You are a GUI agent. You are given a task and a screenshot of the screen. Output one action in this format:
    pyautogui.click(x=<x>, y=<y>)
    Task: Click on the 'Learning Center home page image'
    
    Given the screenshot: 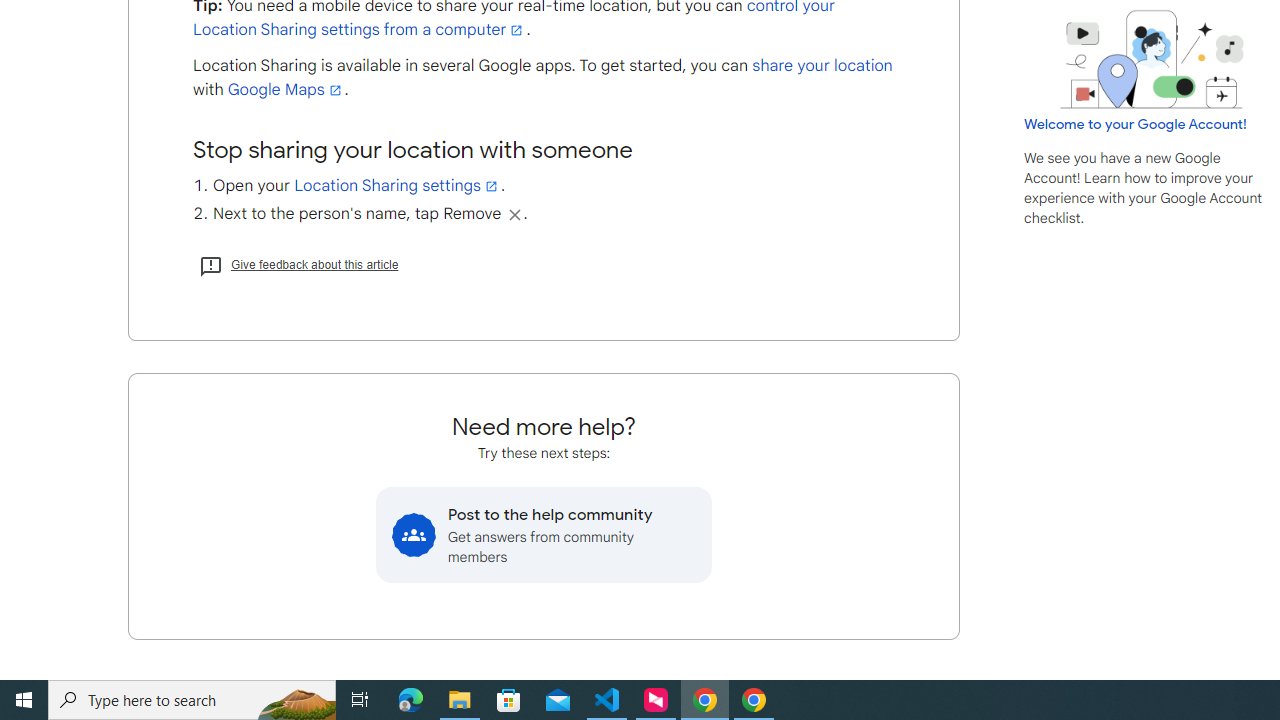 What is the action you would take?
    pyautogui.click(x=1152, y=58)
    